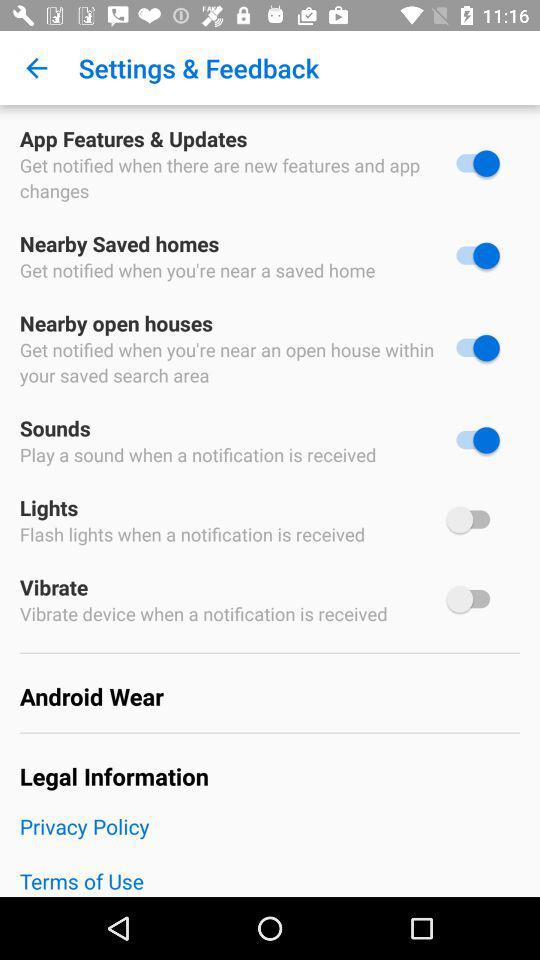 The height and width of the screenshot is (960, 540). Describe the element at coordinates (36, 68) in the screenshot. I see `the item next to settings & feedback item` at that location.